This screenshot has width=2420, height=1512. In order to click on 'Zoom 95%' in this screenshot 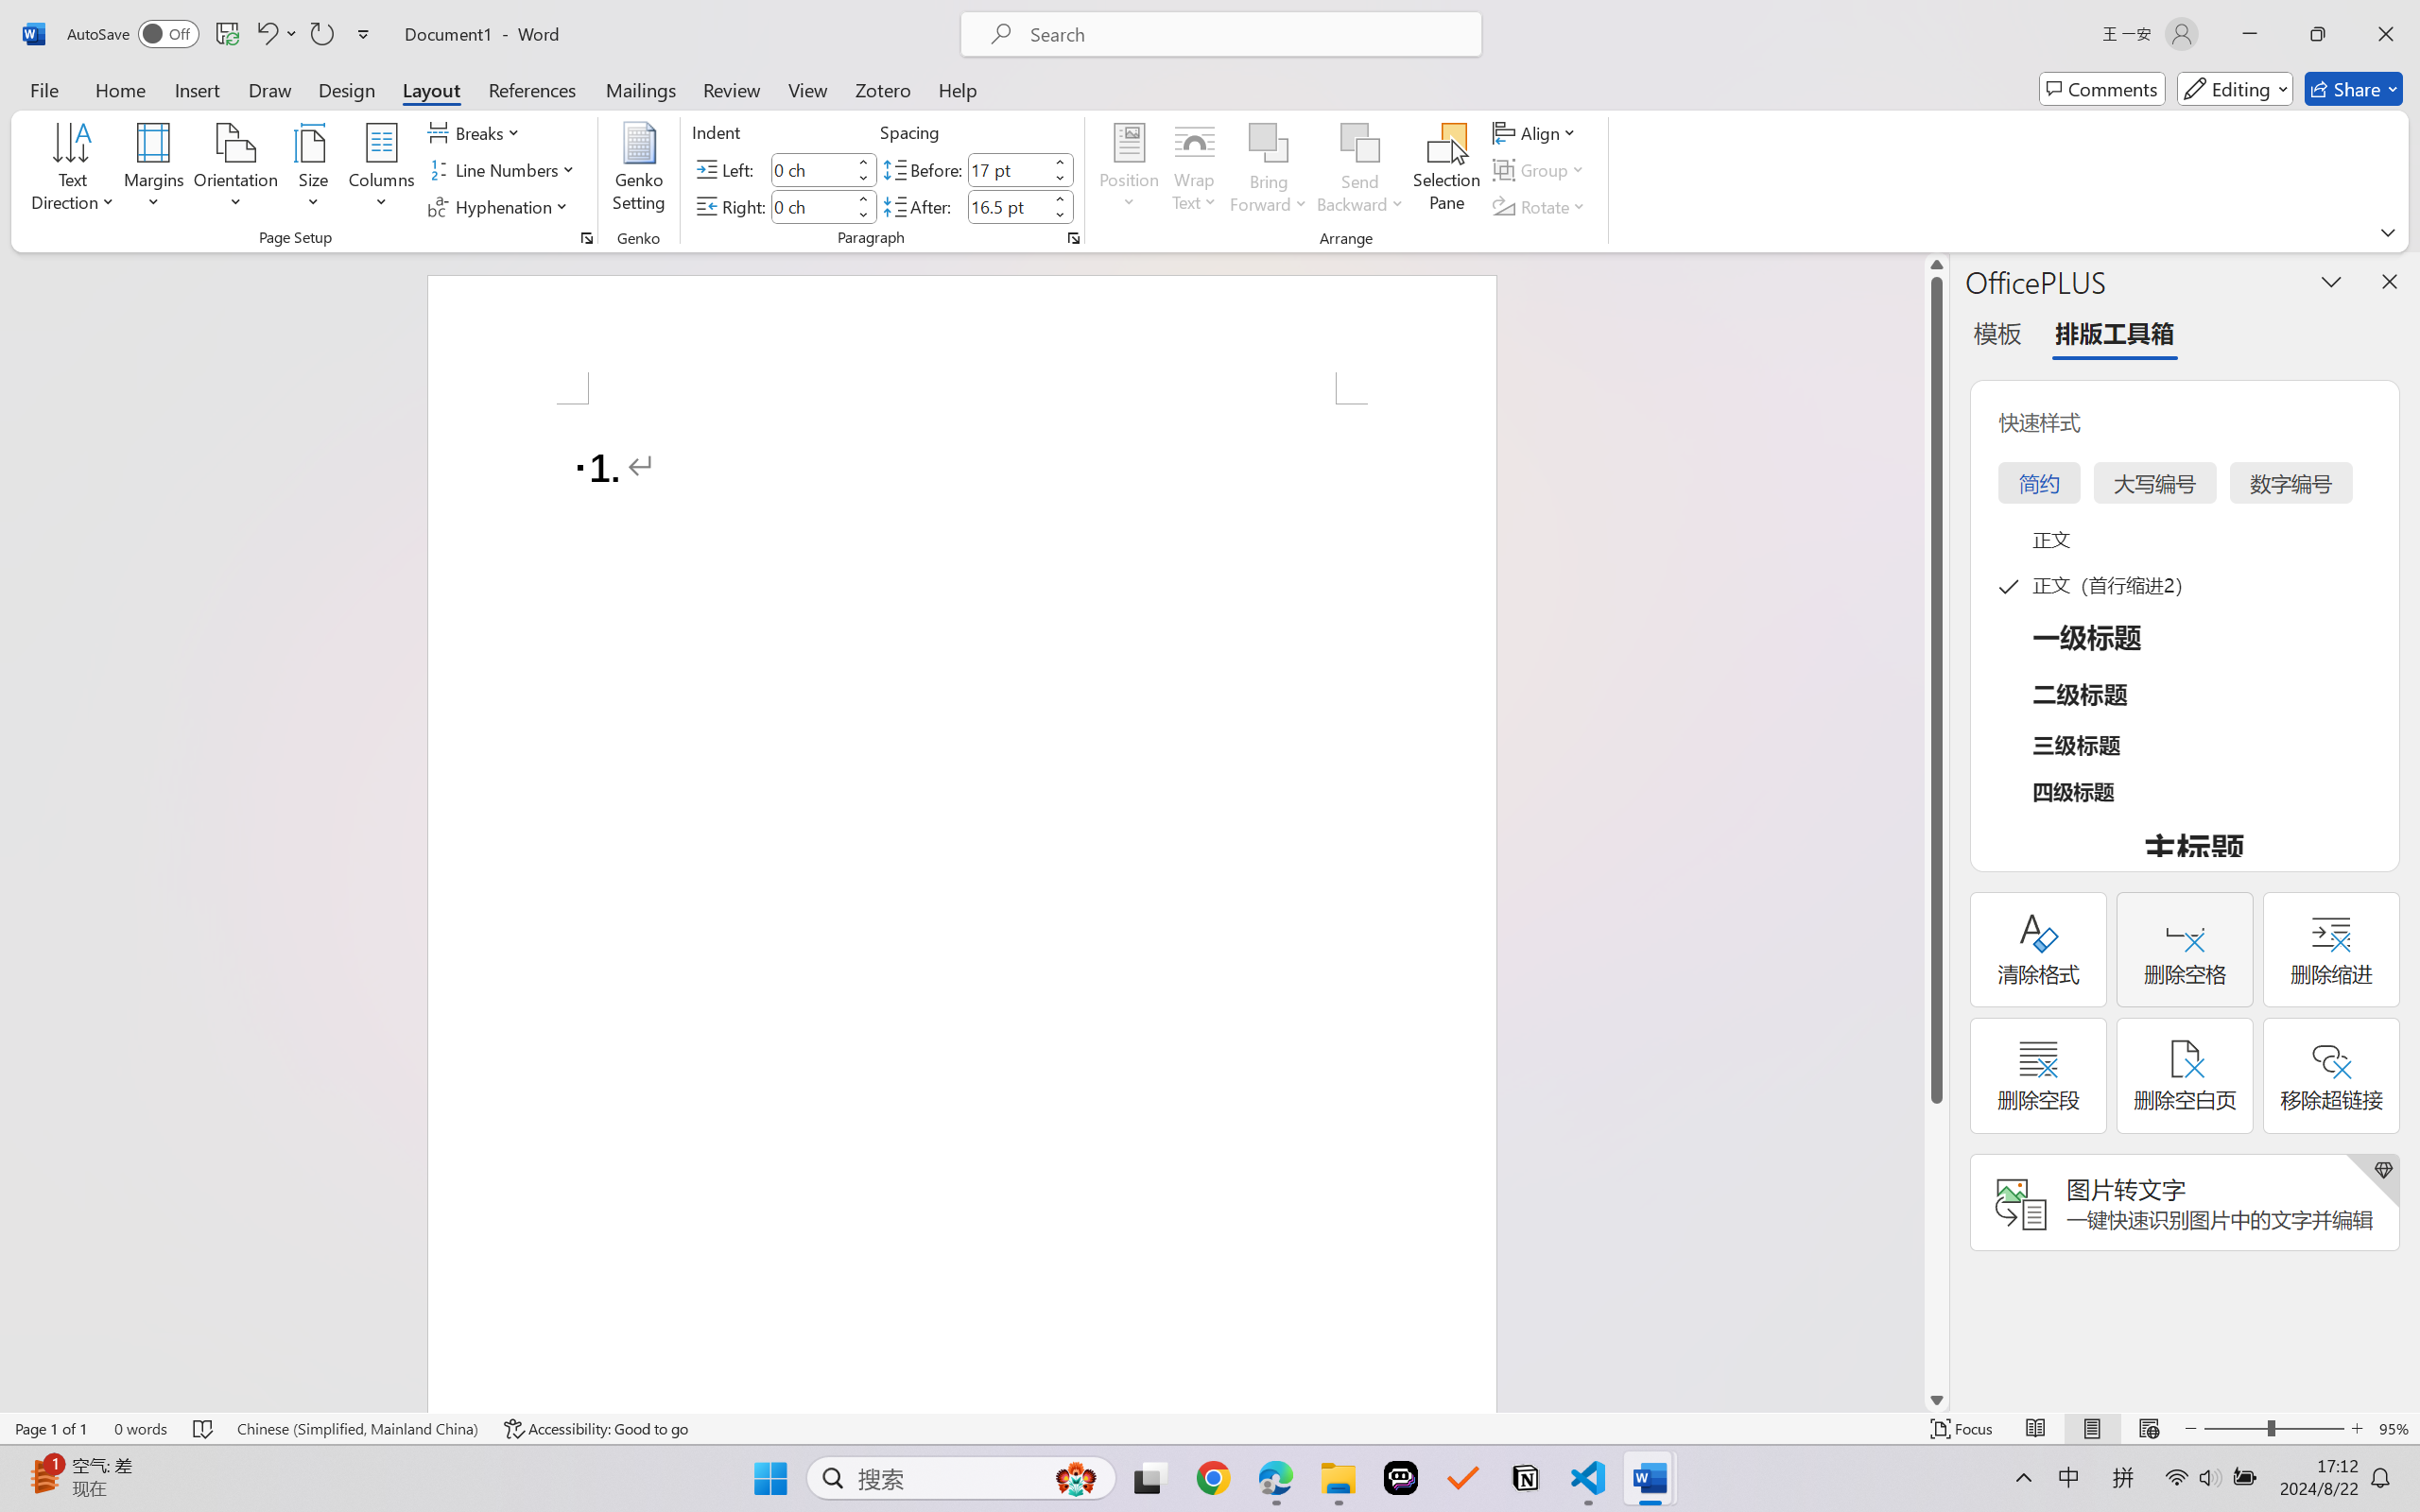, I will do `click(2394, 1428)`.